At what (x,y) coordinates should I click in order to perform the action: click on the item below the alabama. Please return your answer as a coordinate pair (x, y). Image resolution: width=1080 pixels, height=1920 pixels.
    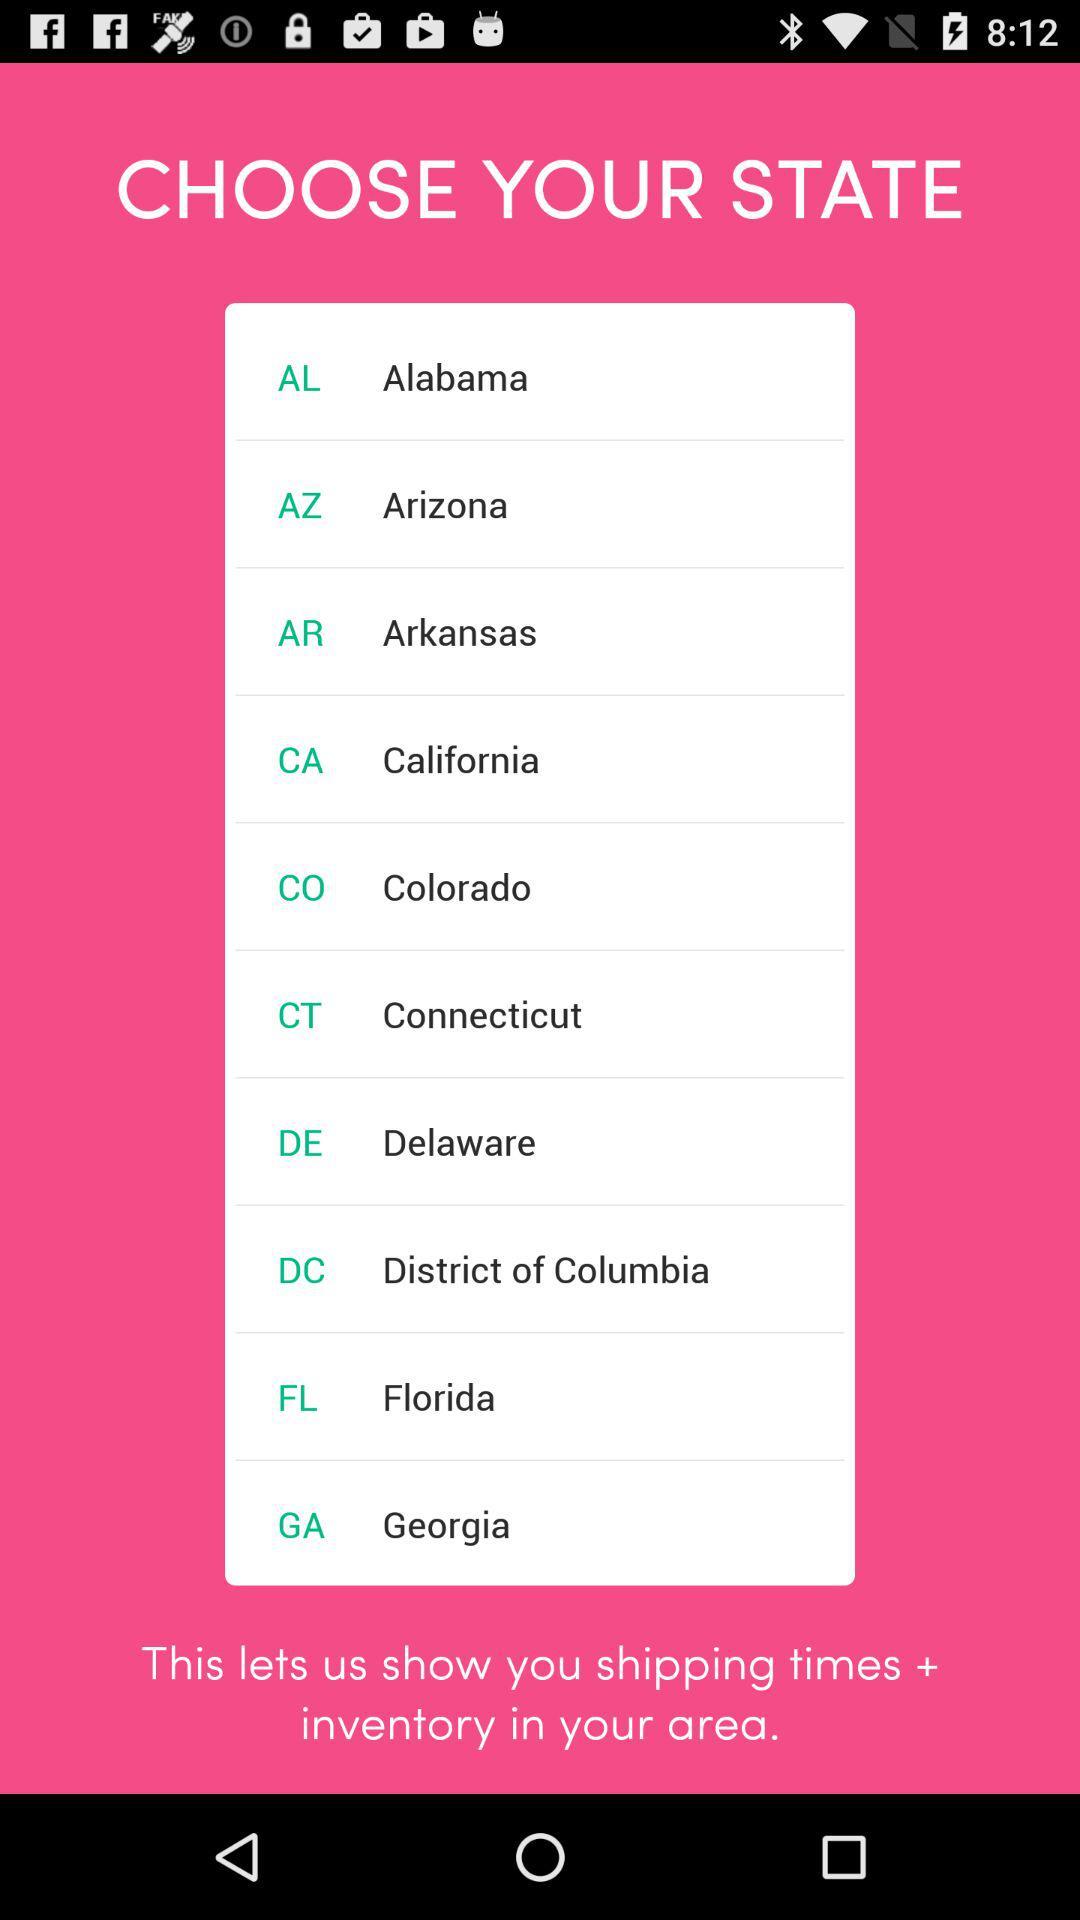
    Looking at the image, I should click on (444, 504).